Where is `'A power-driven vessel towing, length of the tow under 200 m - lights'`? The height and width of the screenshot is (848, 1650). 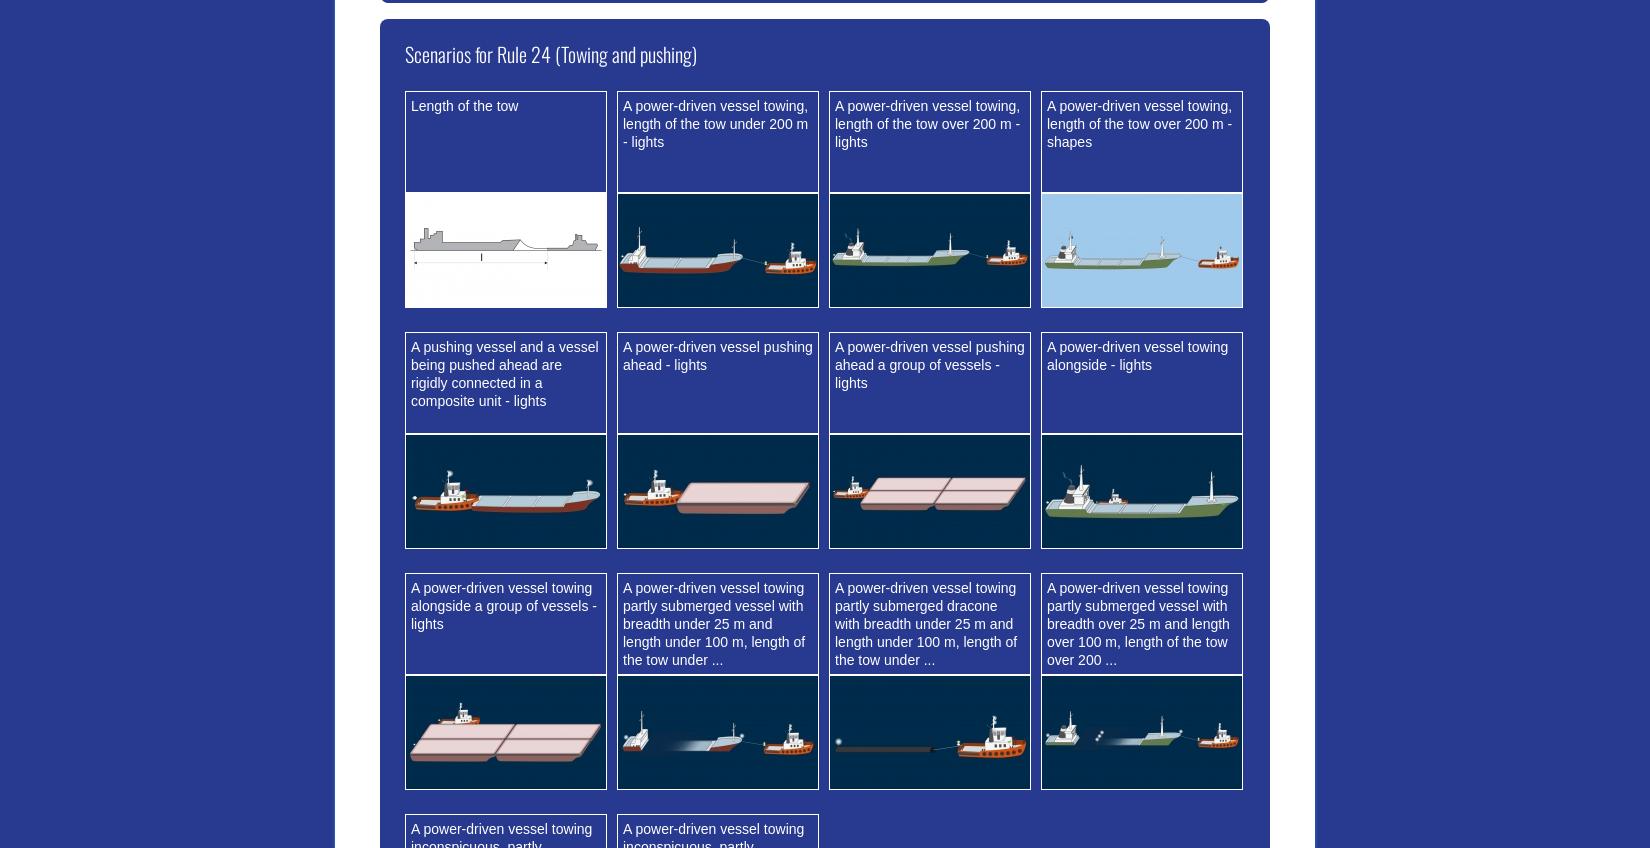 'A power-driven vessel towing, length of the tow under 200 m - lights' is located at coordinates (714, 122).